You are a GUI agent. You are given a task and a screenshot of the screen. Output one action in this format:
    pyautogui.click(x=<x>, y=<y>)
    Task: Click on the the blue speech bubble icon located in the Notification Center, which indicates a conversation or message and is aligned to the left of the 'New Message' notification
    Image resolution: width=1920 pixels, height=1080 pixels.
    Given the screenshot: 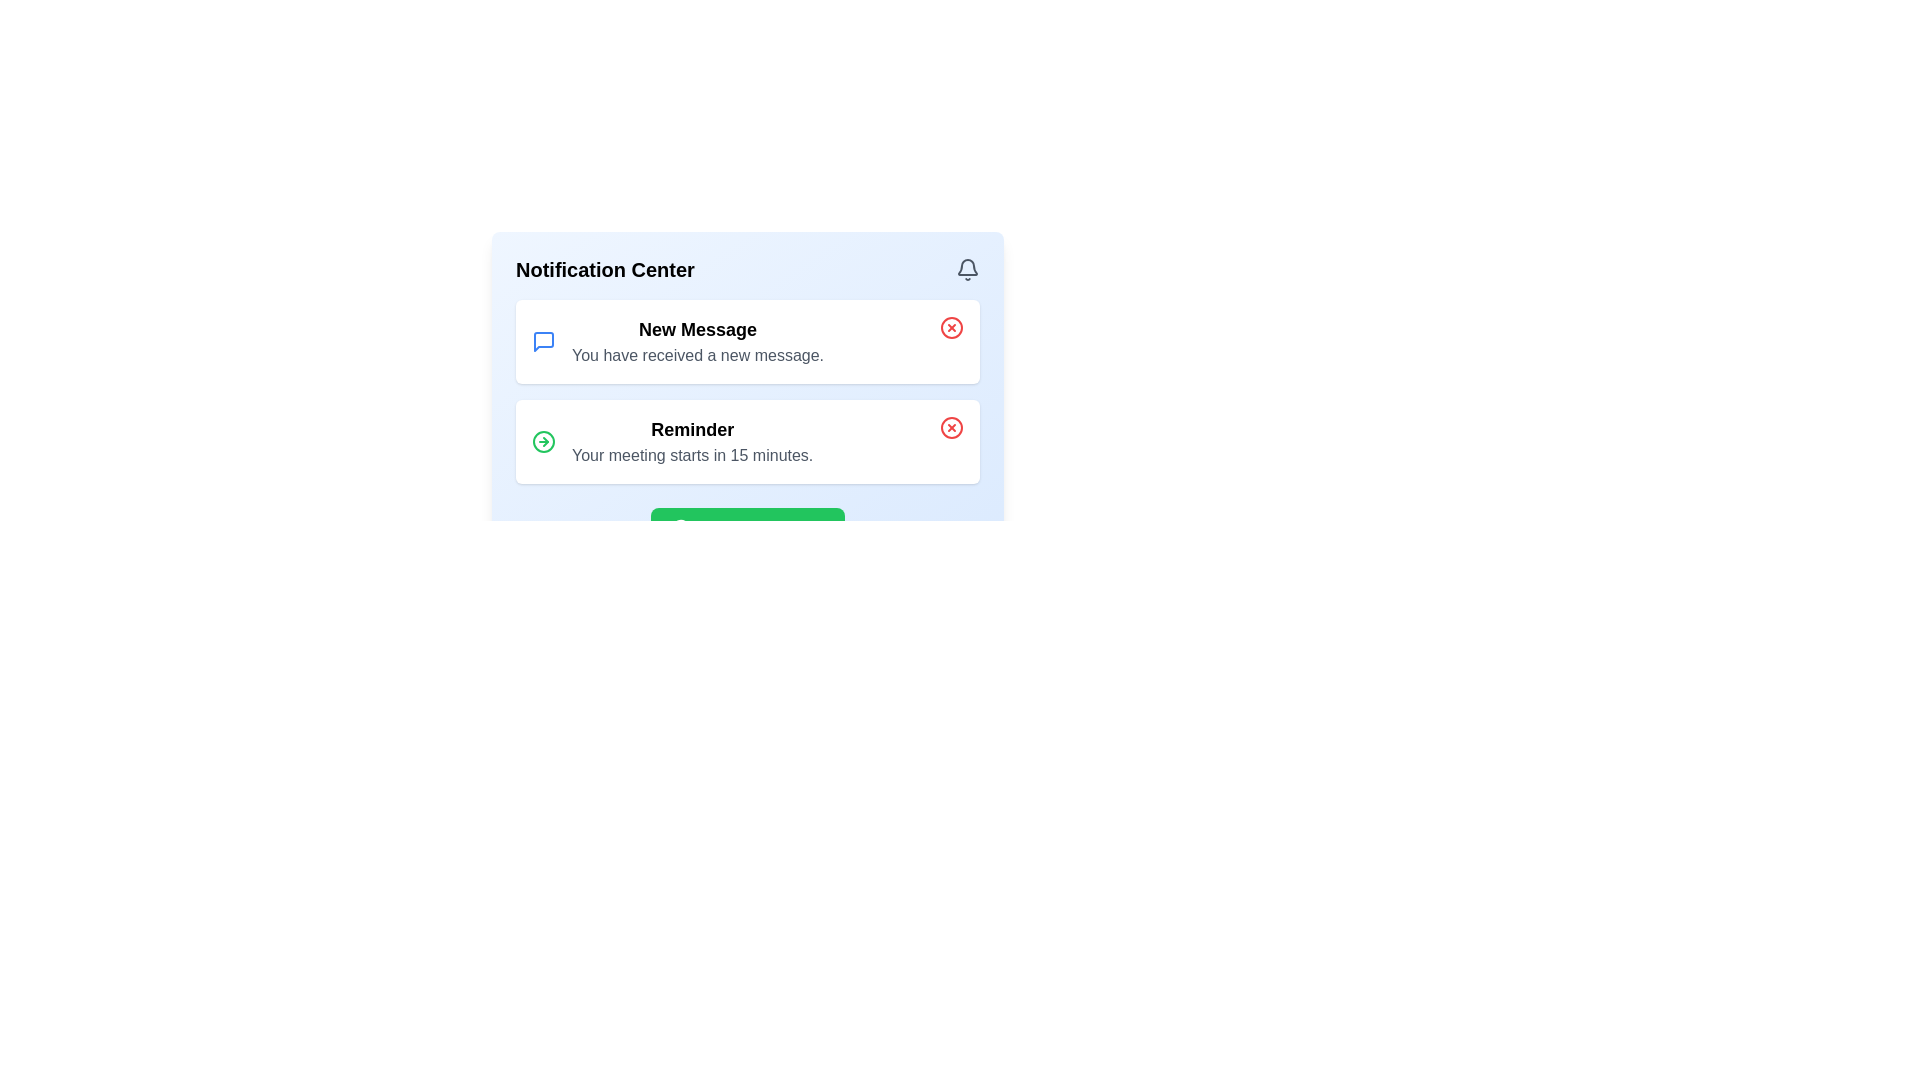 What is the action you would take?
    pyautogui.click(x=543, y=341)
    